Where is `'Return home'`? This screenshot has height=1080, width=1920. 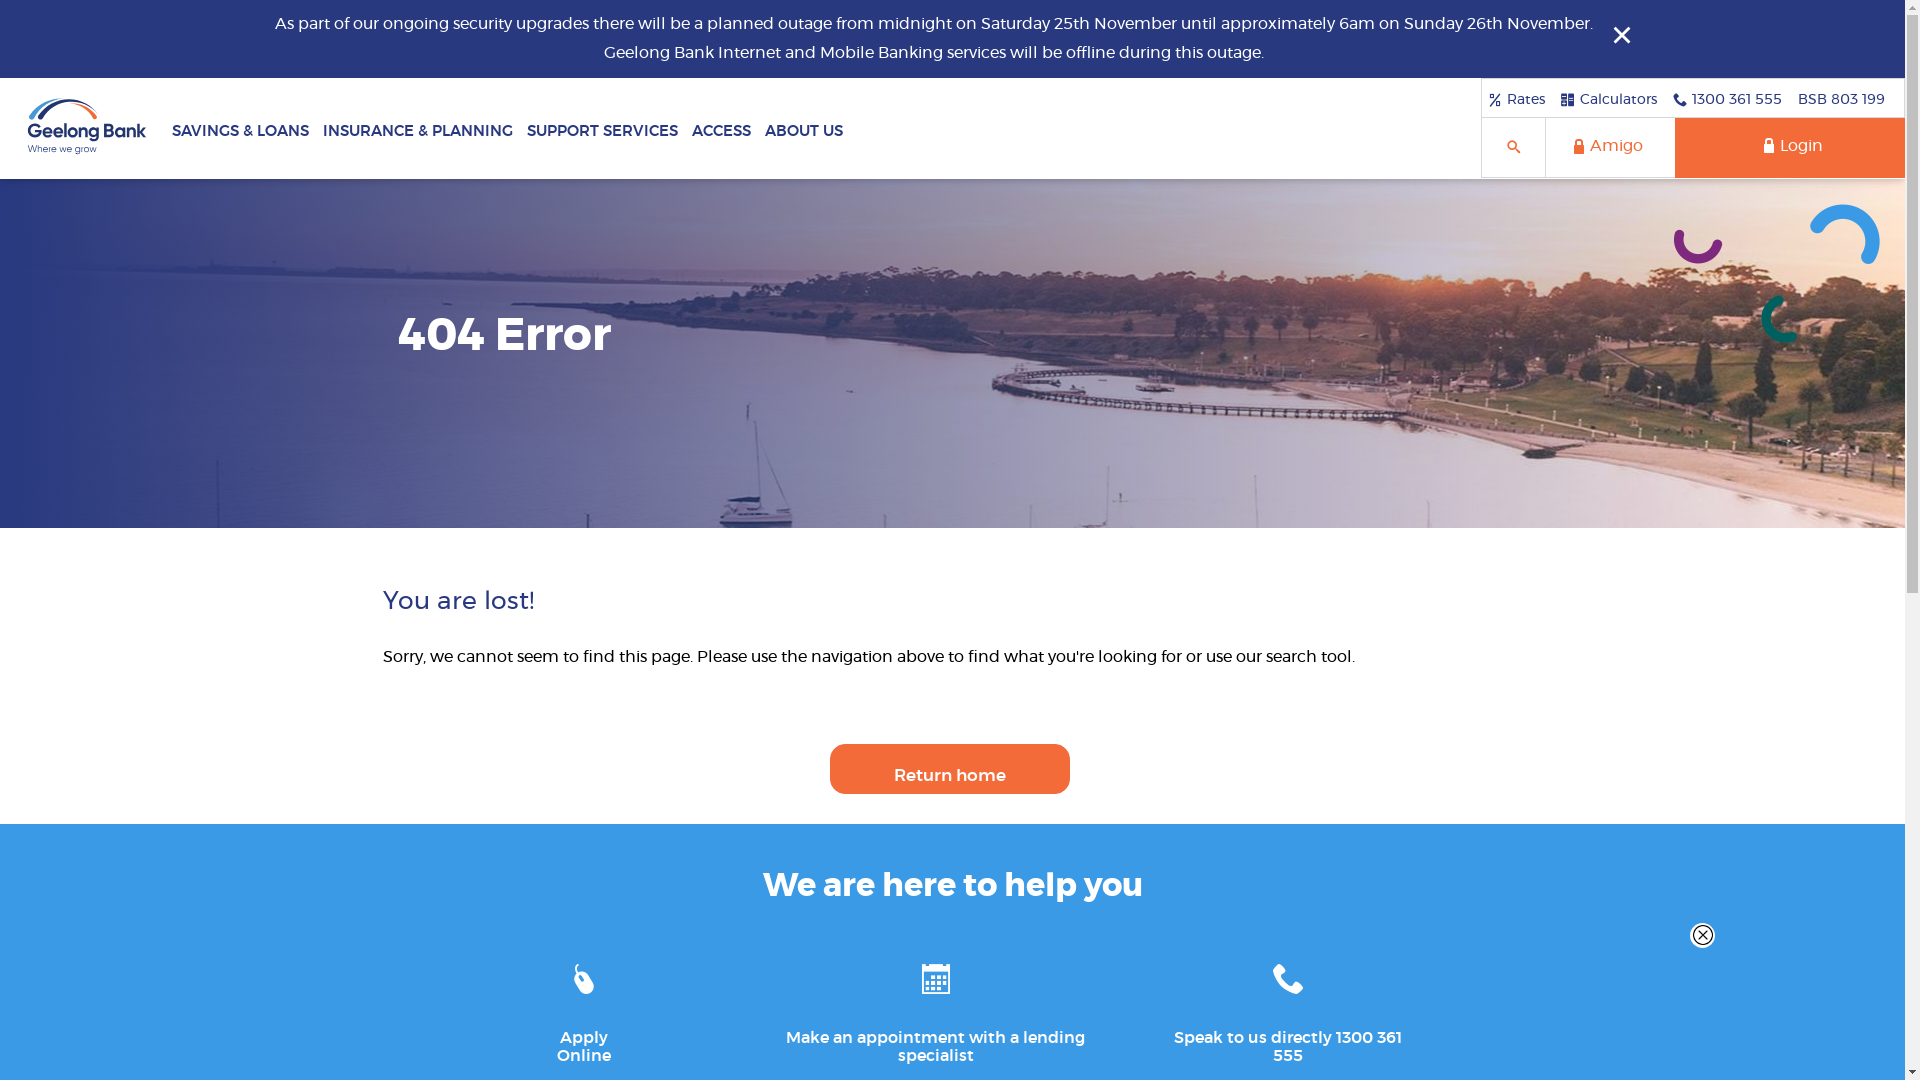
'Return home' is located at coordinates (949, 767).